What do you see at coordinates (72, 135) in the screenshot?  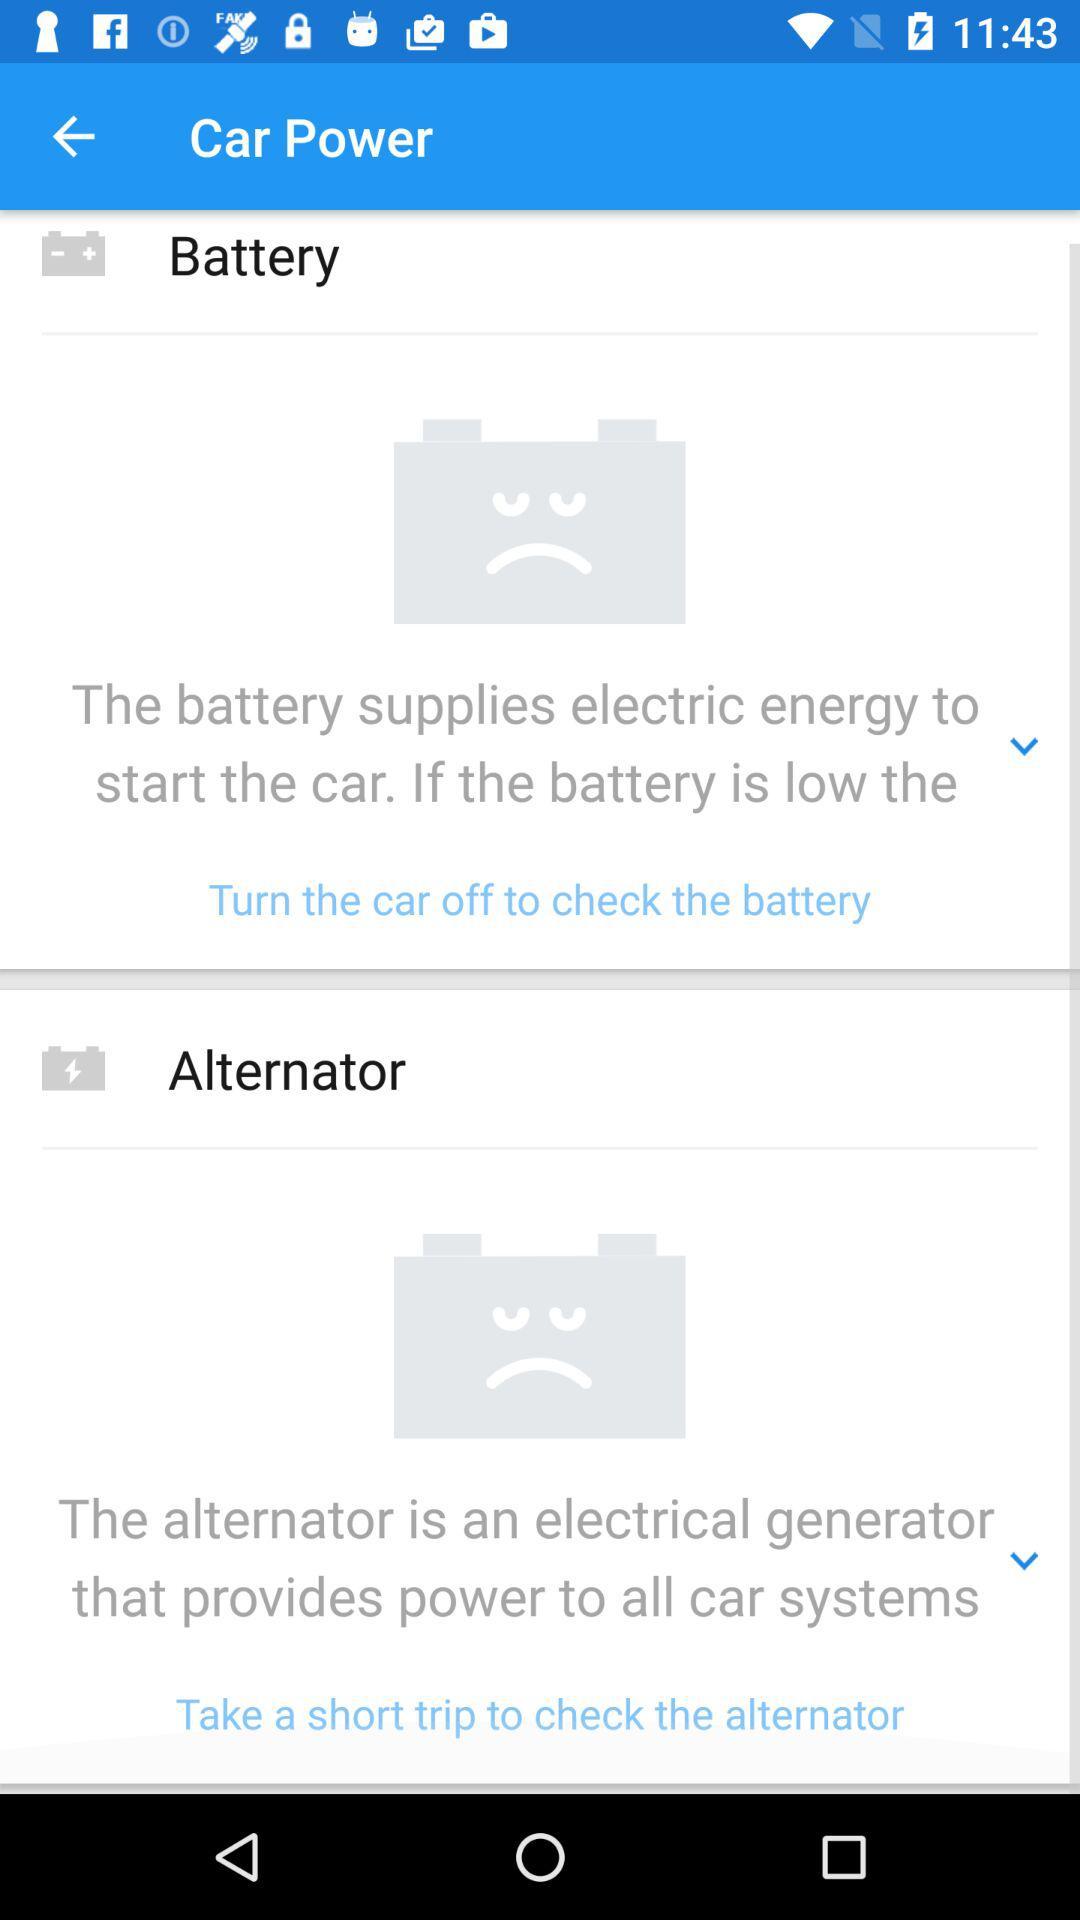 I see `the item above the battery` at bounding box center [72, 135].